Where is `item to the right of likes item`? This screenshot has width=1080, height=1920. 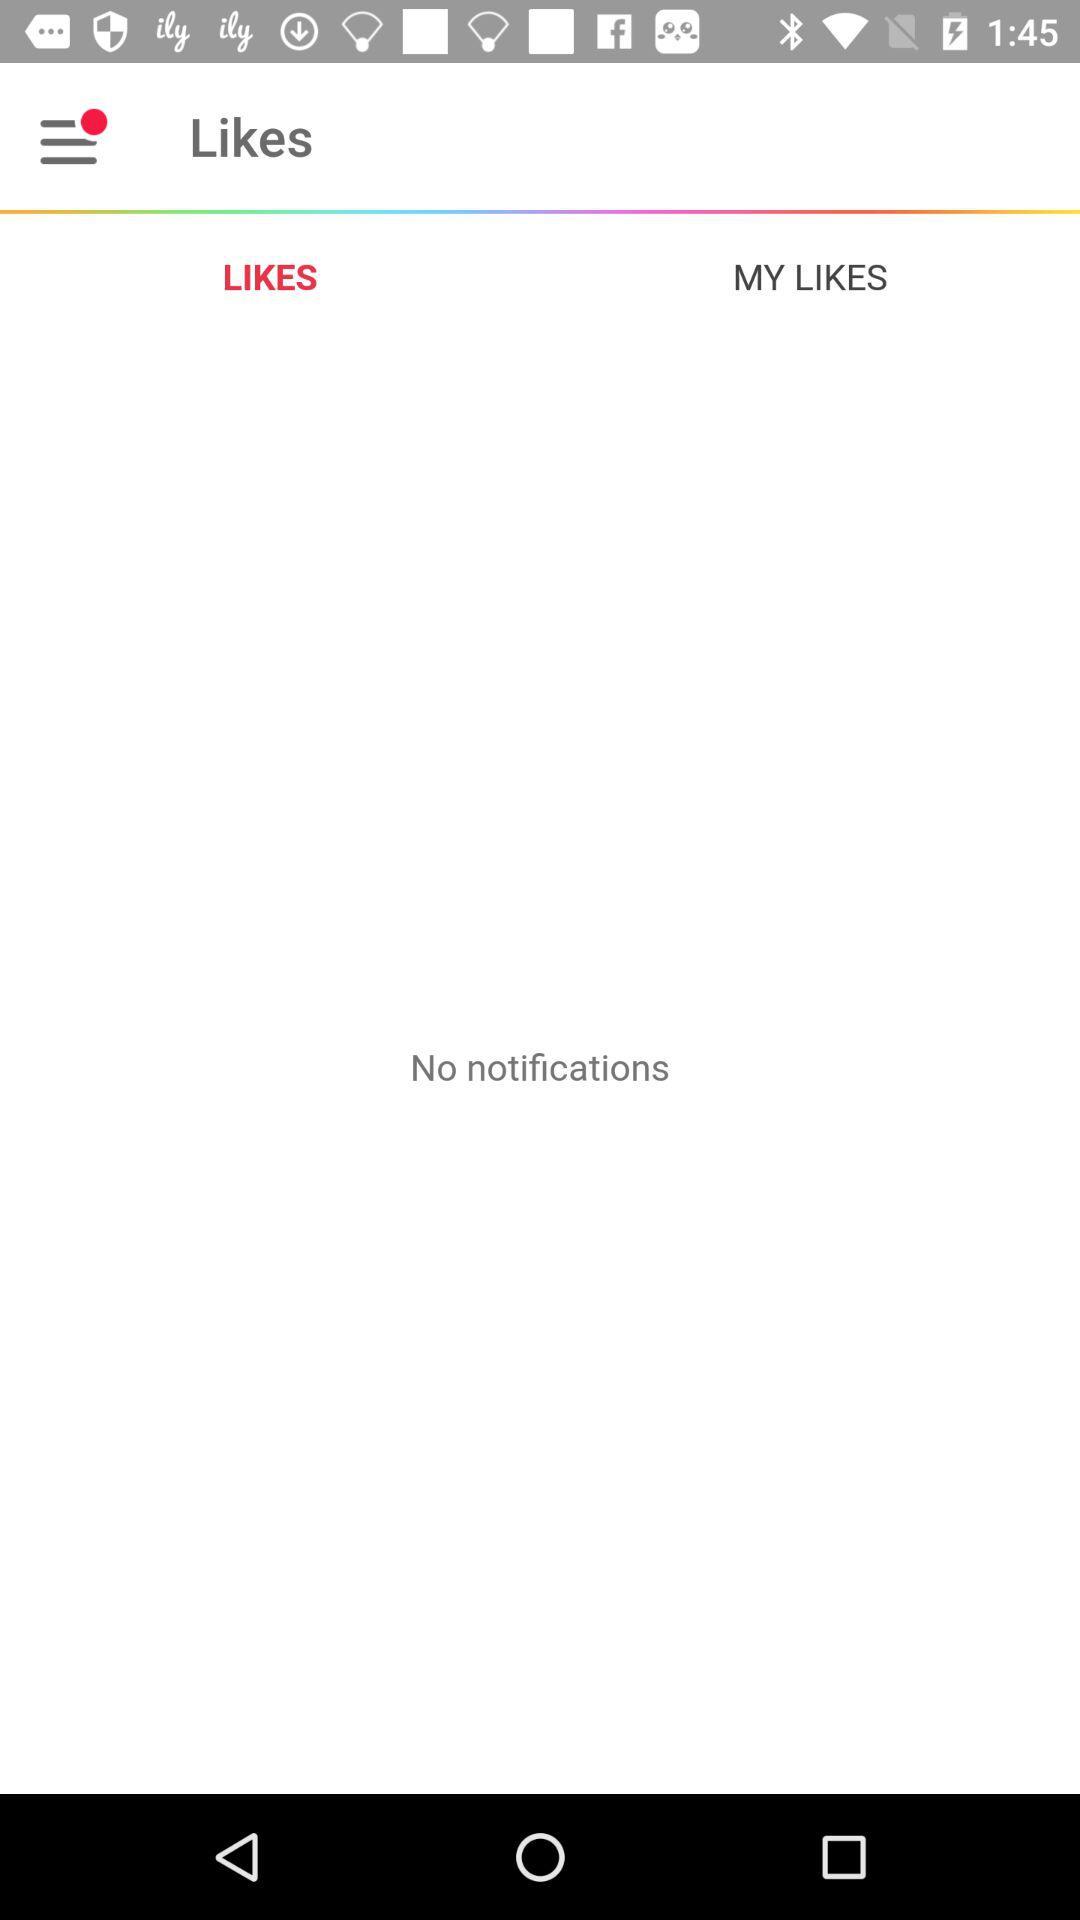 item to the right of likes item is located at coordinates (810, 275).